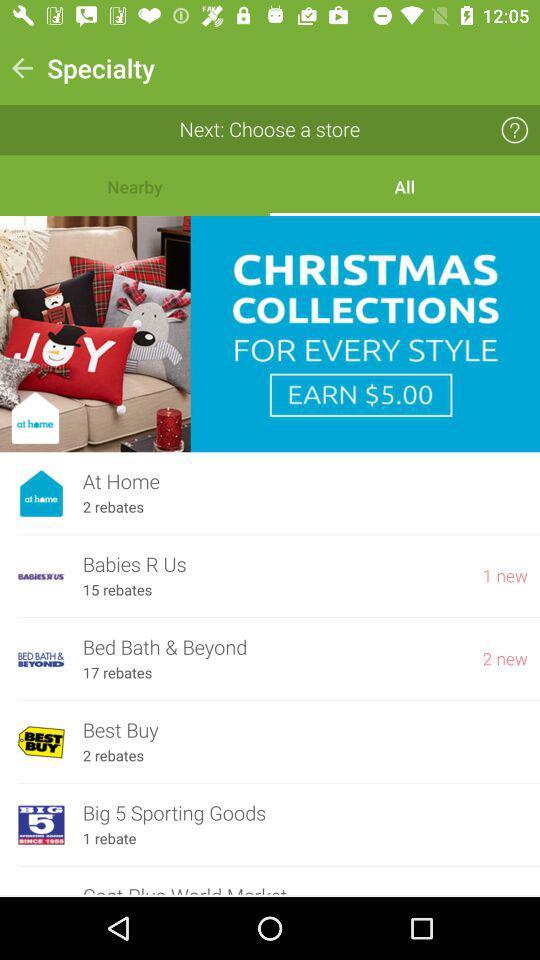 The image size is (540, 960). What do you see at coordinates (305, 729) in the screenshot?
I see `the best buy icon` at bounding box center [305, 729].